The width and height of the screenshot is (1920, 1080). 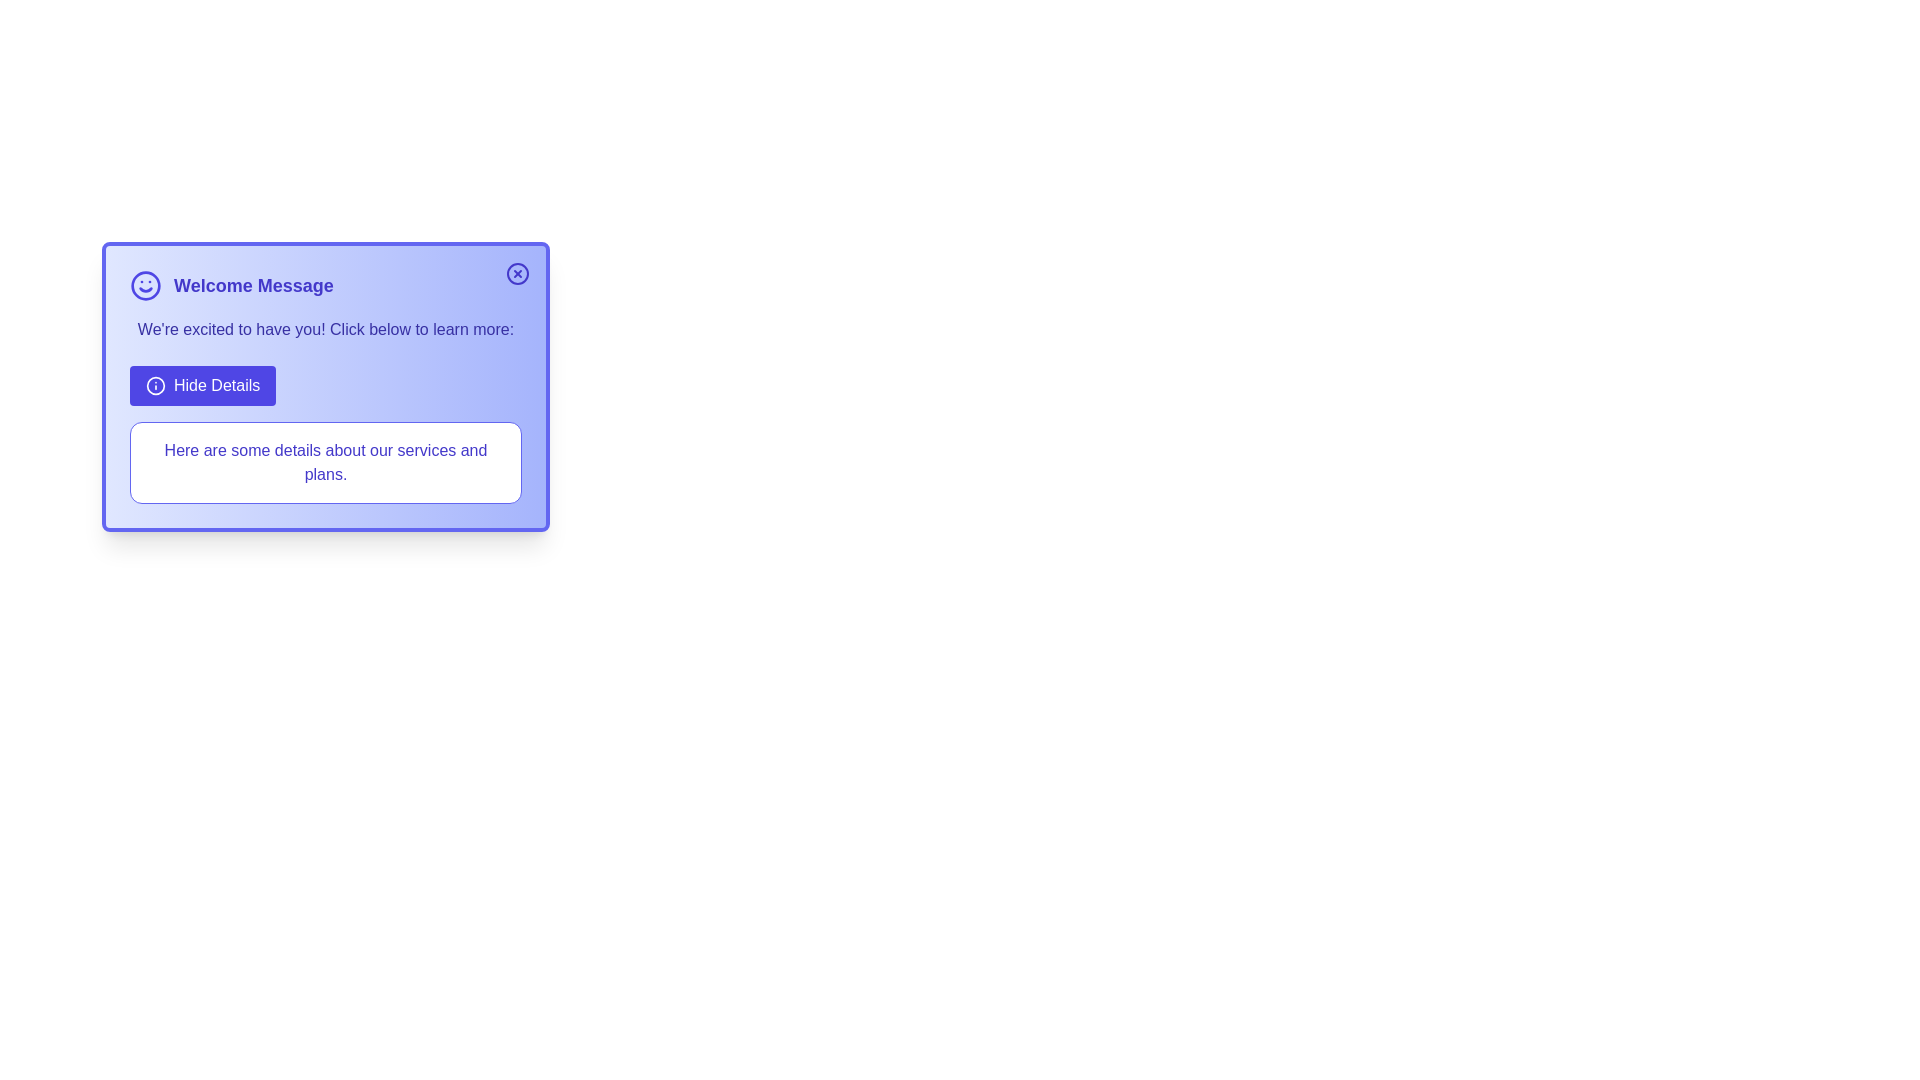 I want to click on the close button to dismiss the alert, so click(x=518, y=273).